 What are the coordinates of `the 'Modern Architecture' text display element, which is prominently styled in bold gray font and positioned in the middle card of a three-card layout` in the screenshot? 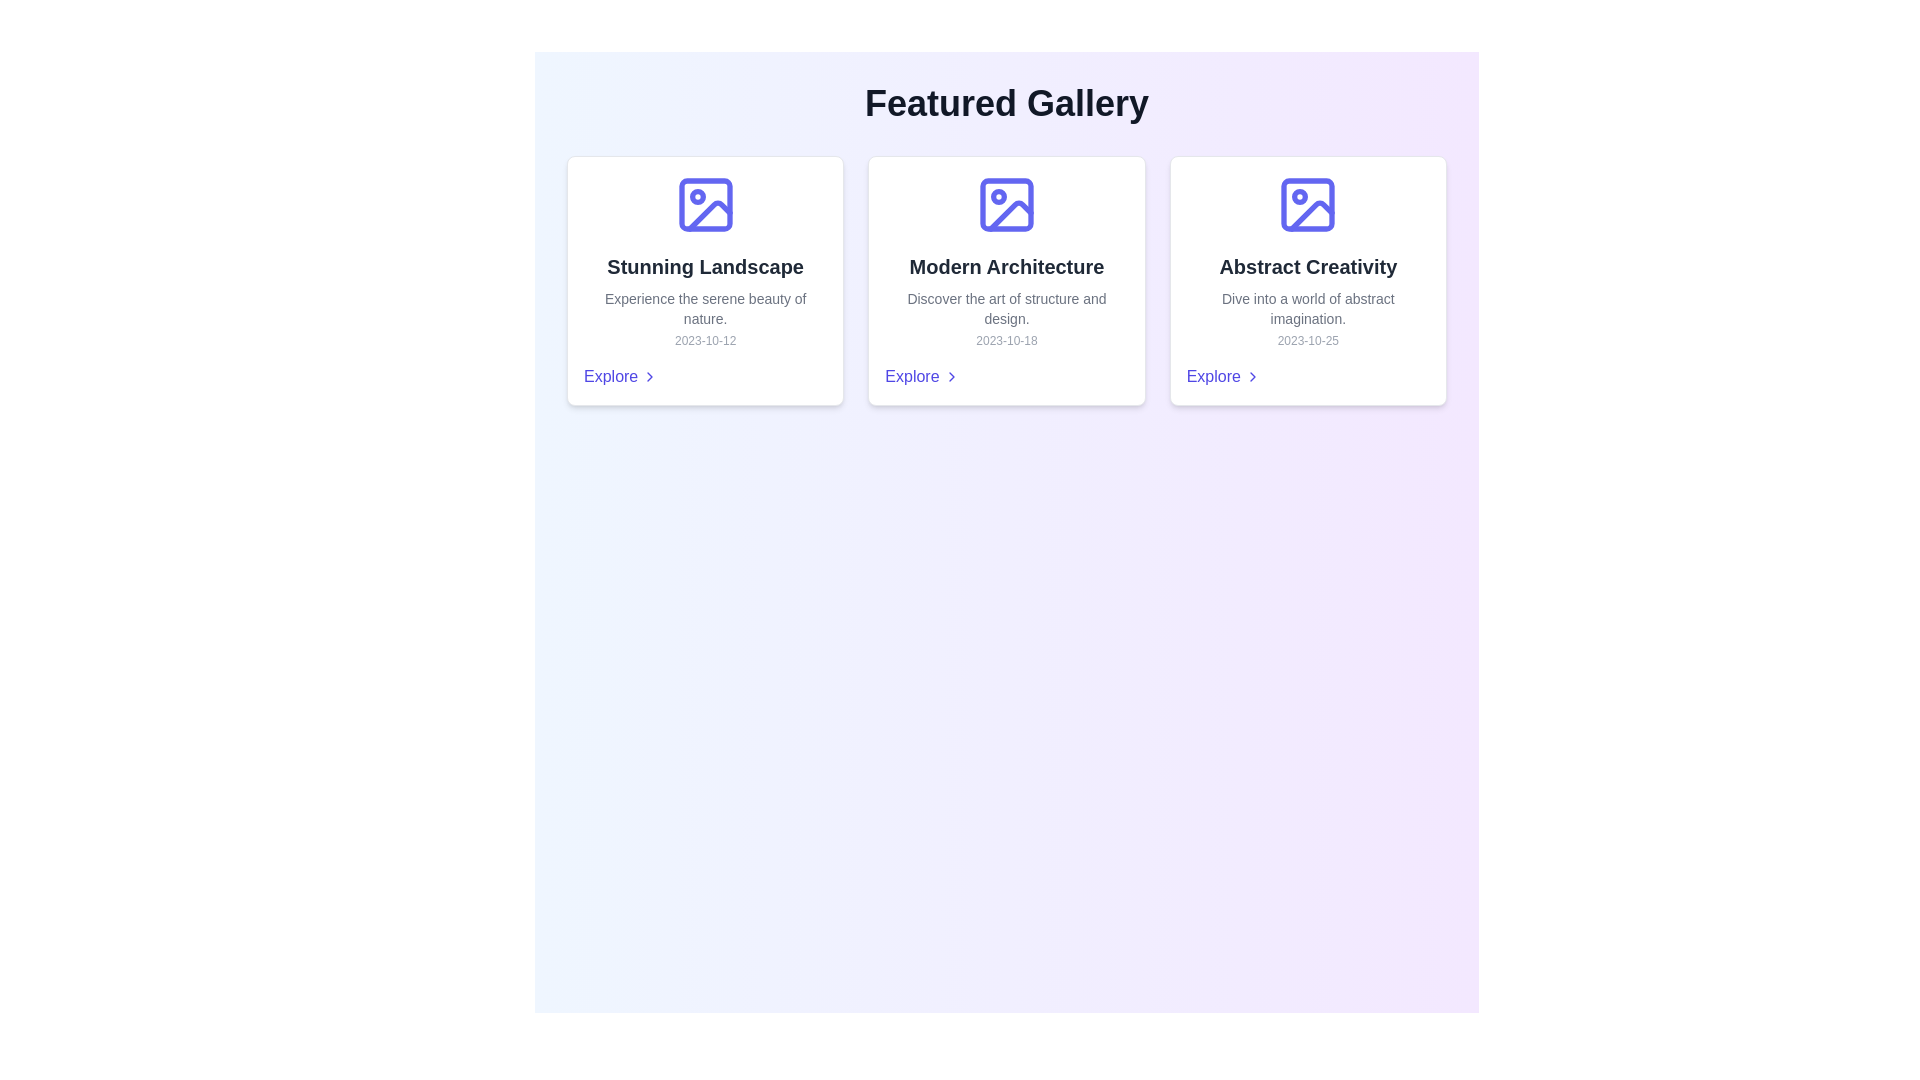 It's located at (1007, 265).